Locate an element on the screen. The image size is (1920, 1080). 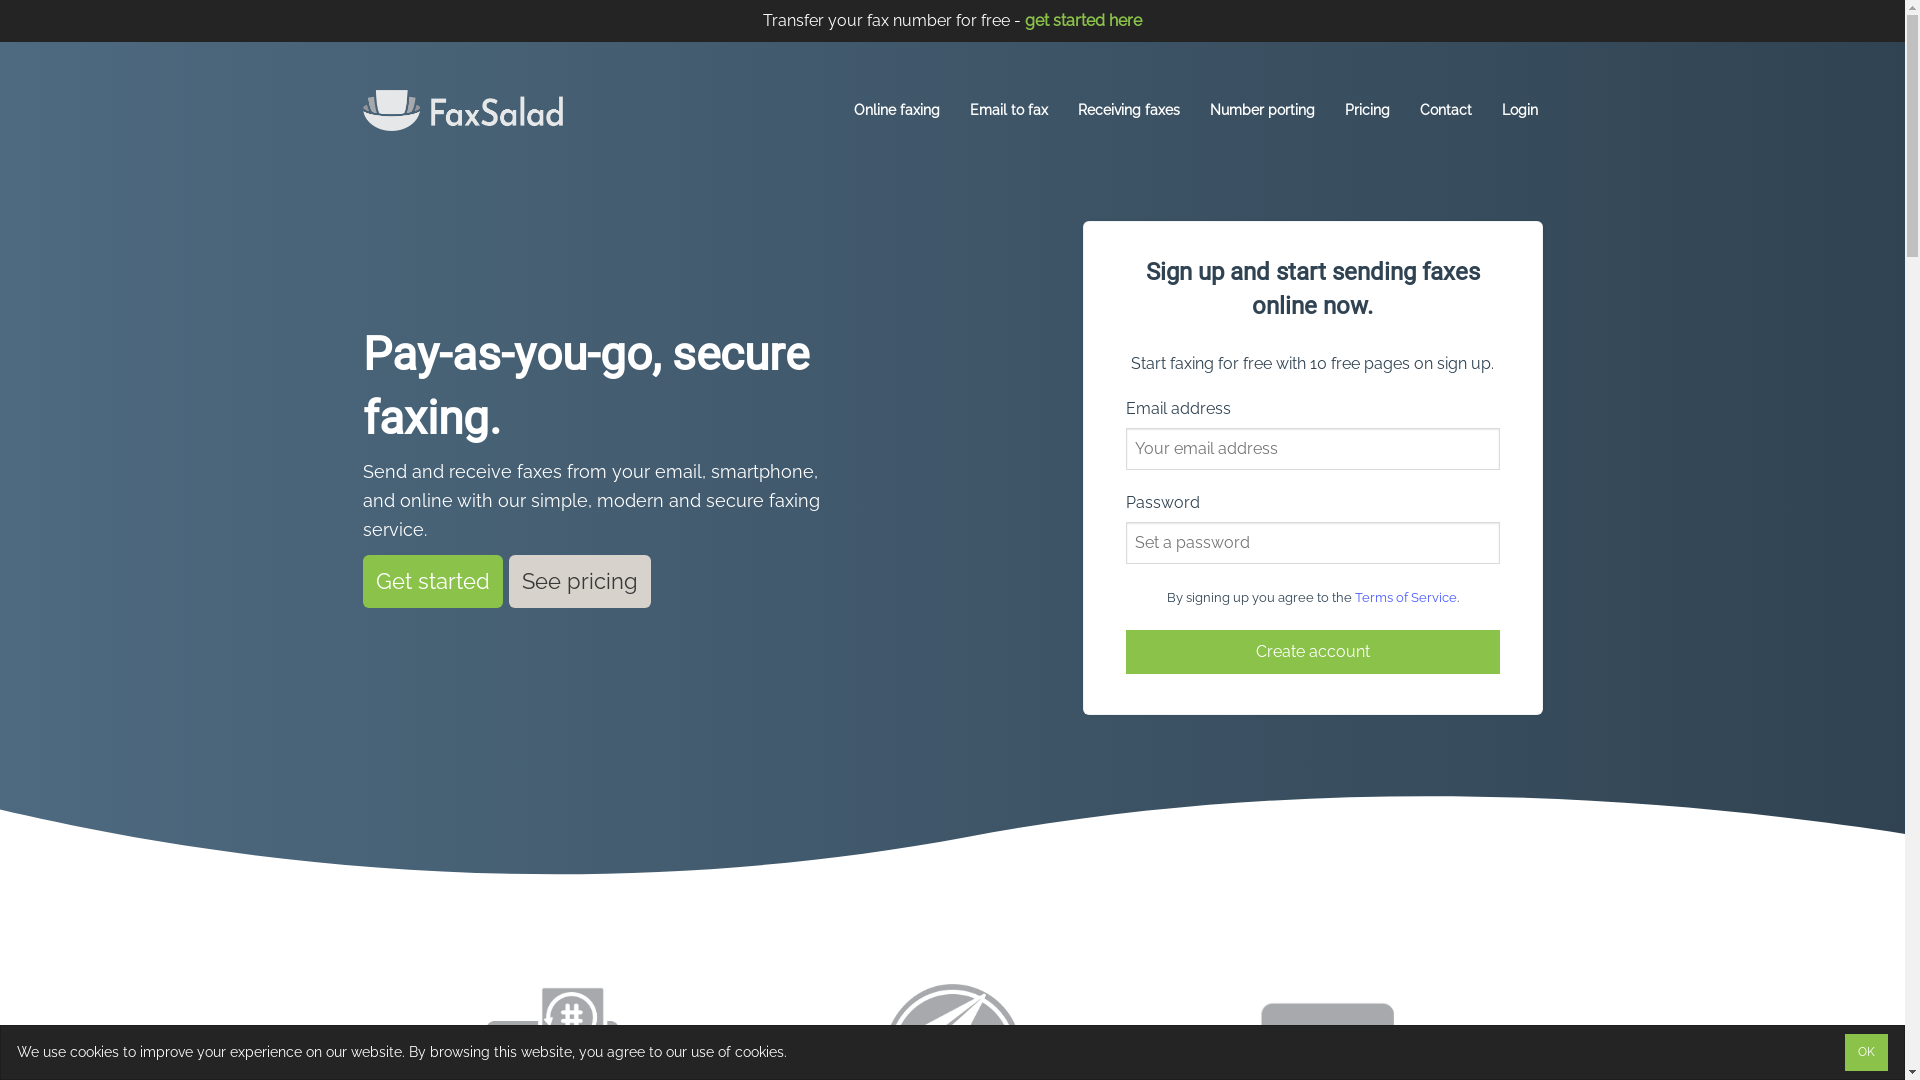
'See pricing' is located at coordinates (579, 581).